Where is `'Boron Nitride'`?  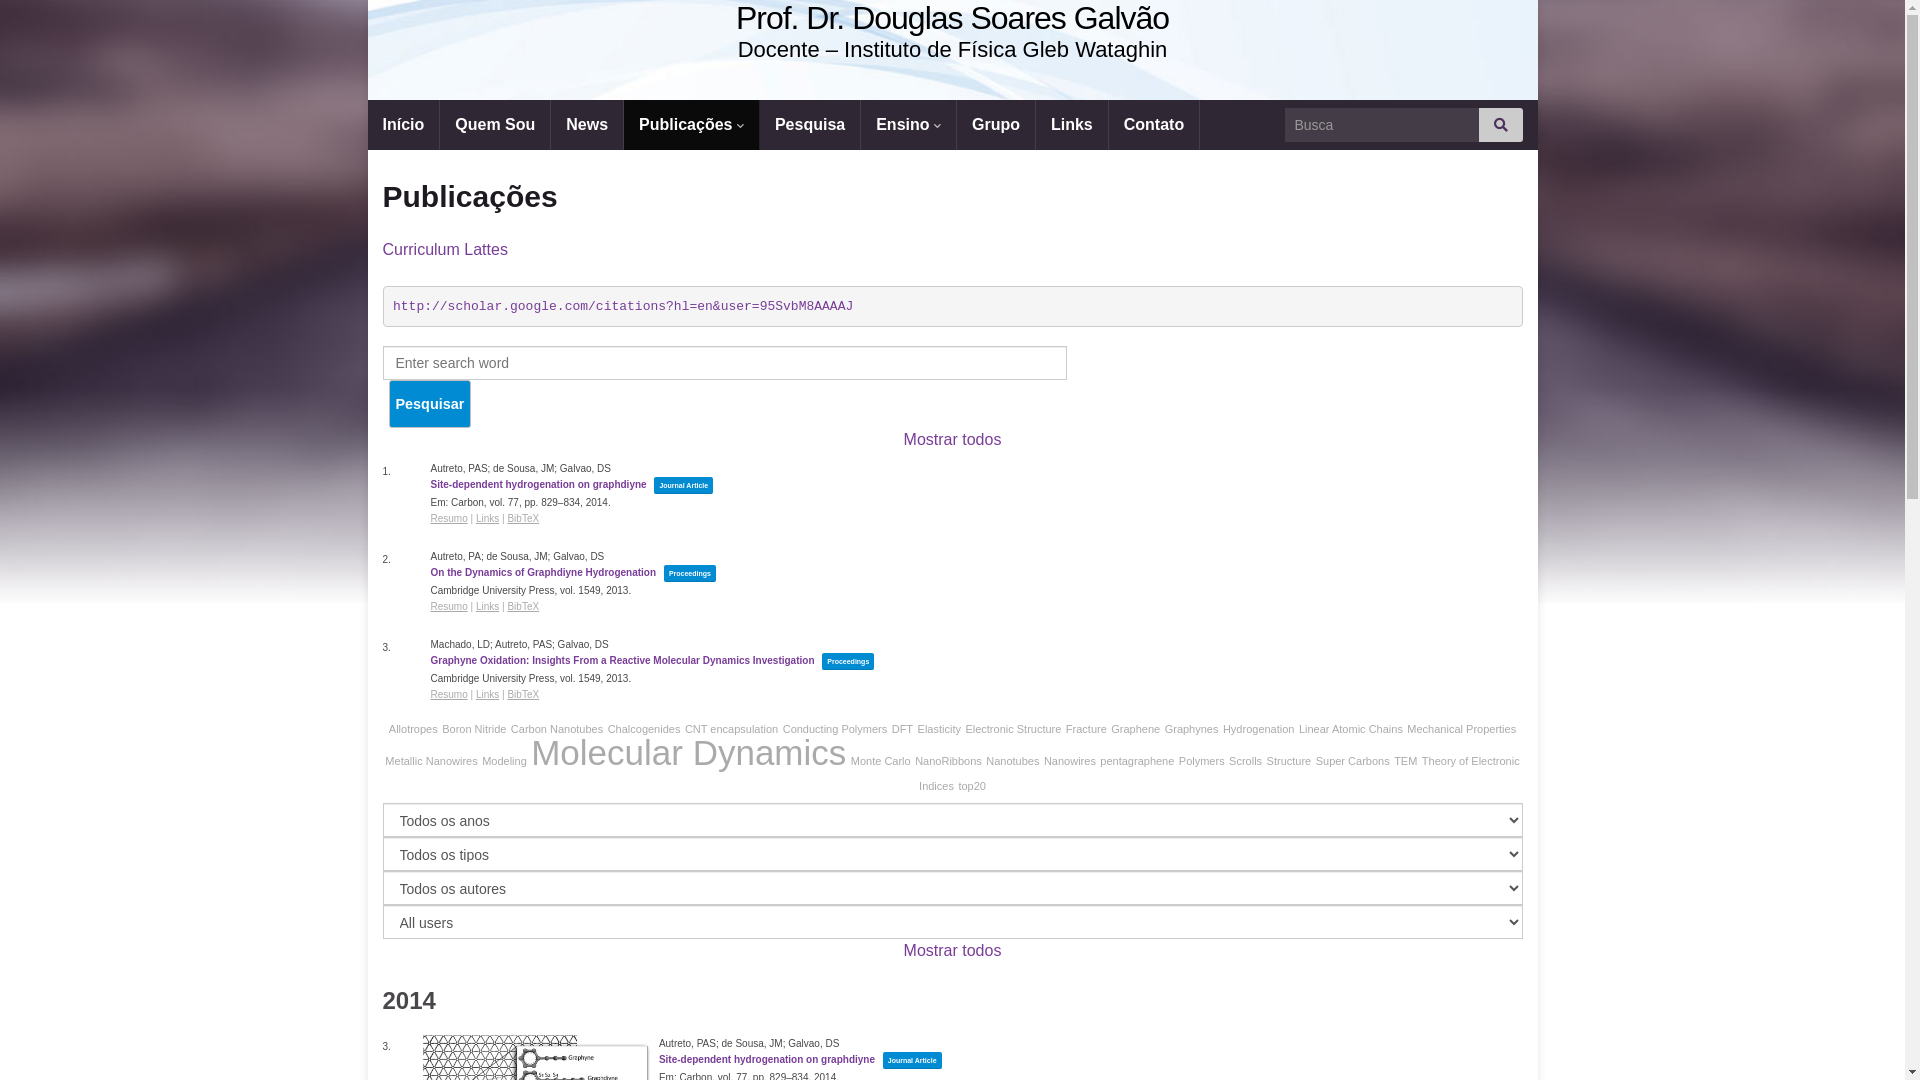 'Boron Nitride' is located at coordinates (473, 729).